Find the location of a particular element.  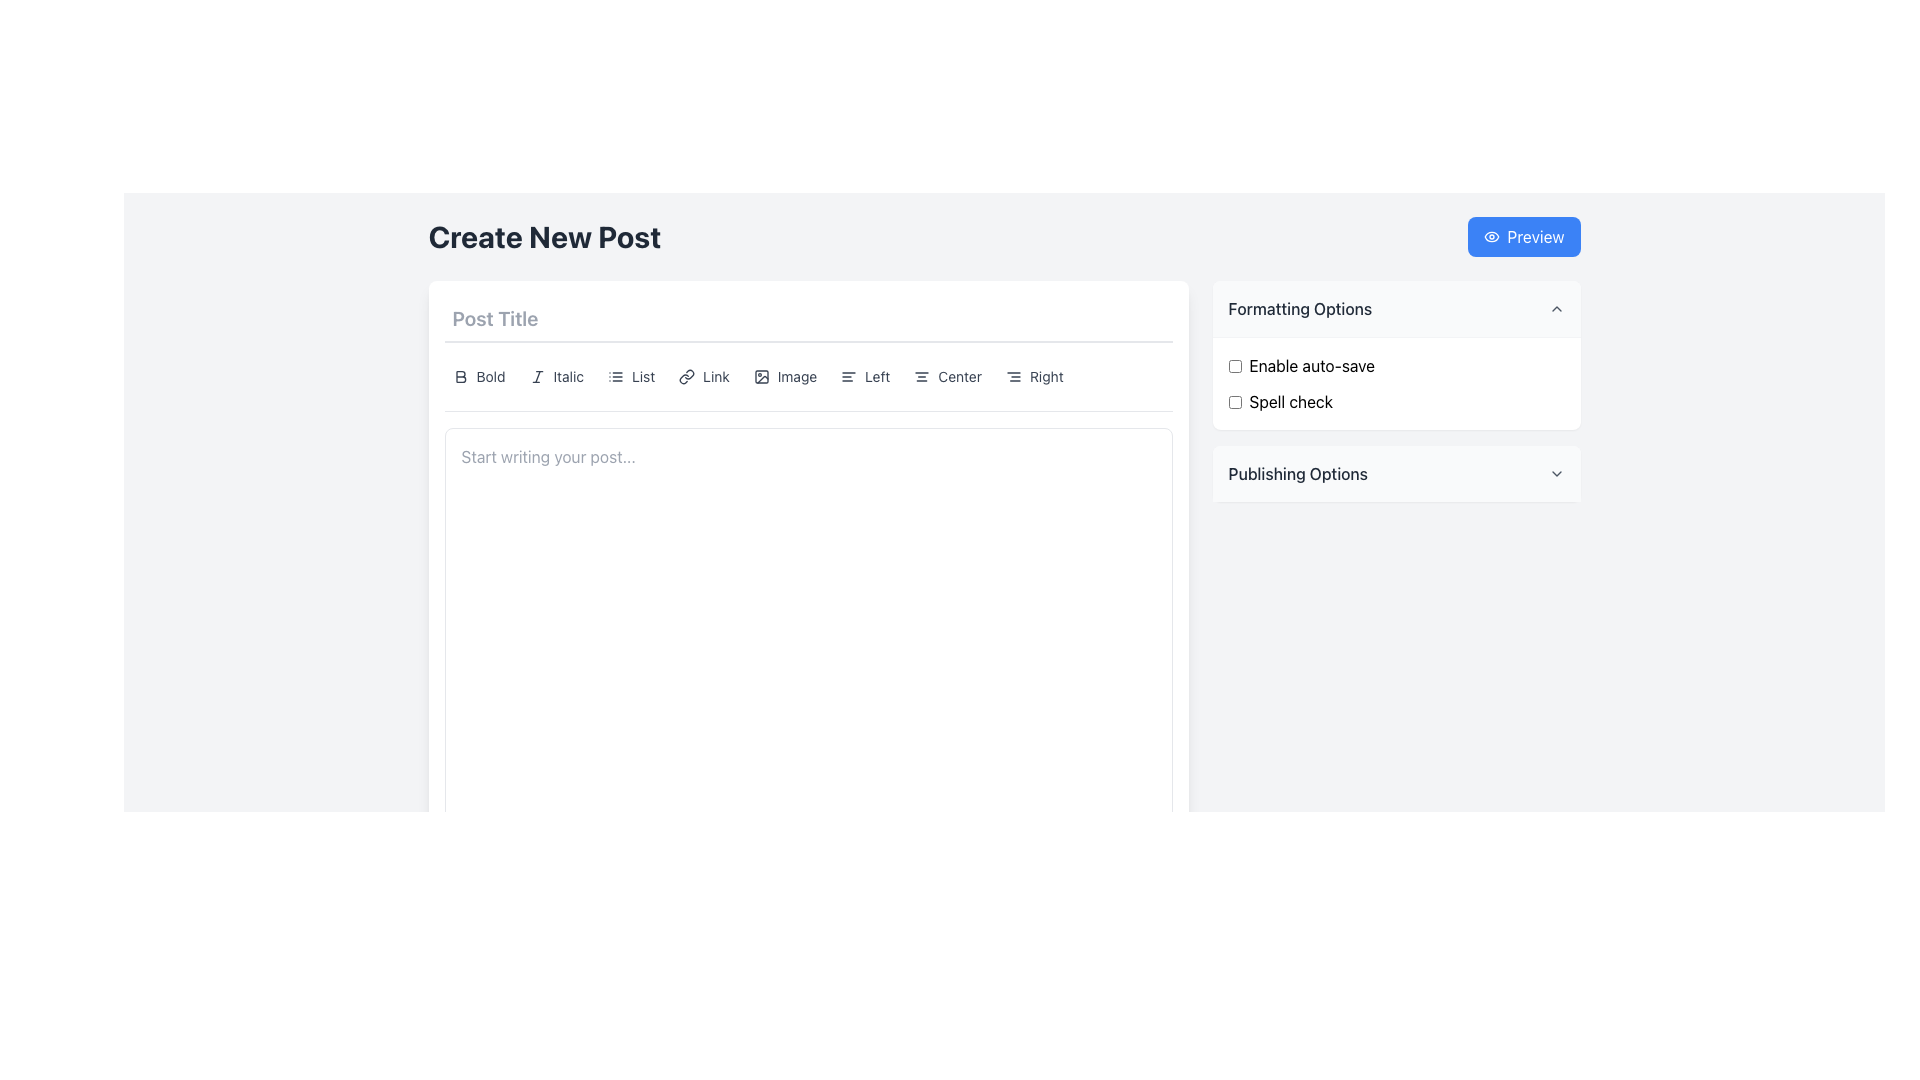

the text label 'Center' within the interactive button located in the center of the formatting toolbar is located at coordinates (960, 377).